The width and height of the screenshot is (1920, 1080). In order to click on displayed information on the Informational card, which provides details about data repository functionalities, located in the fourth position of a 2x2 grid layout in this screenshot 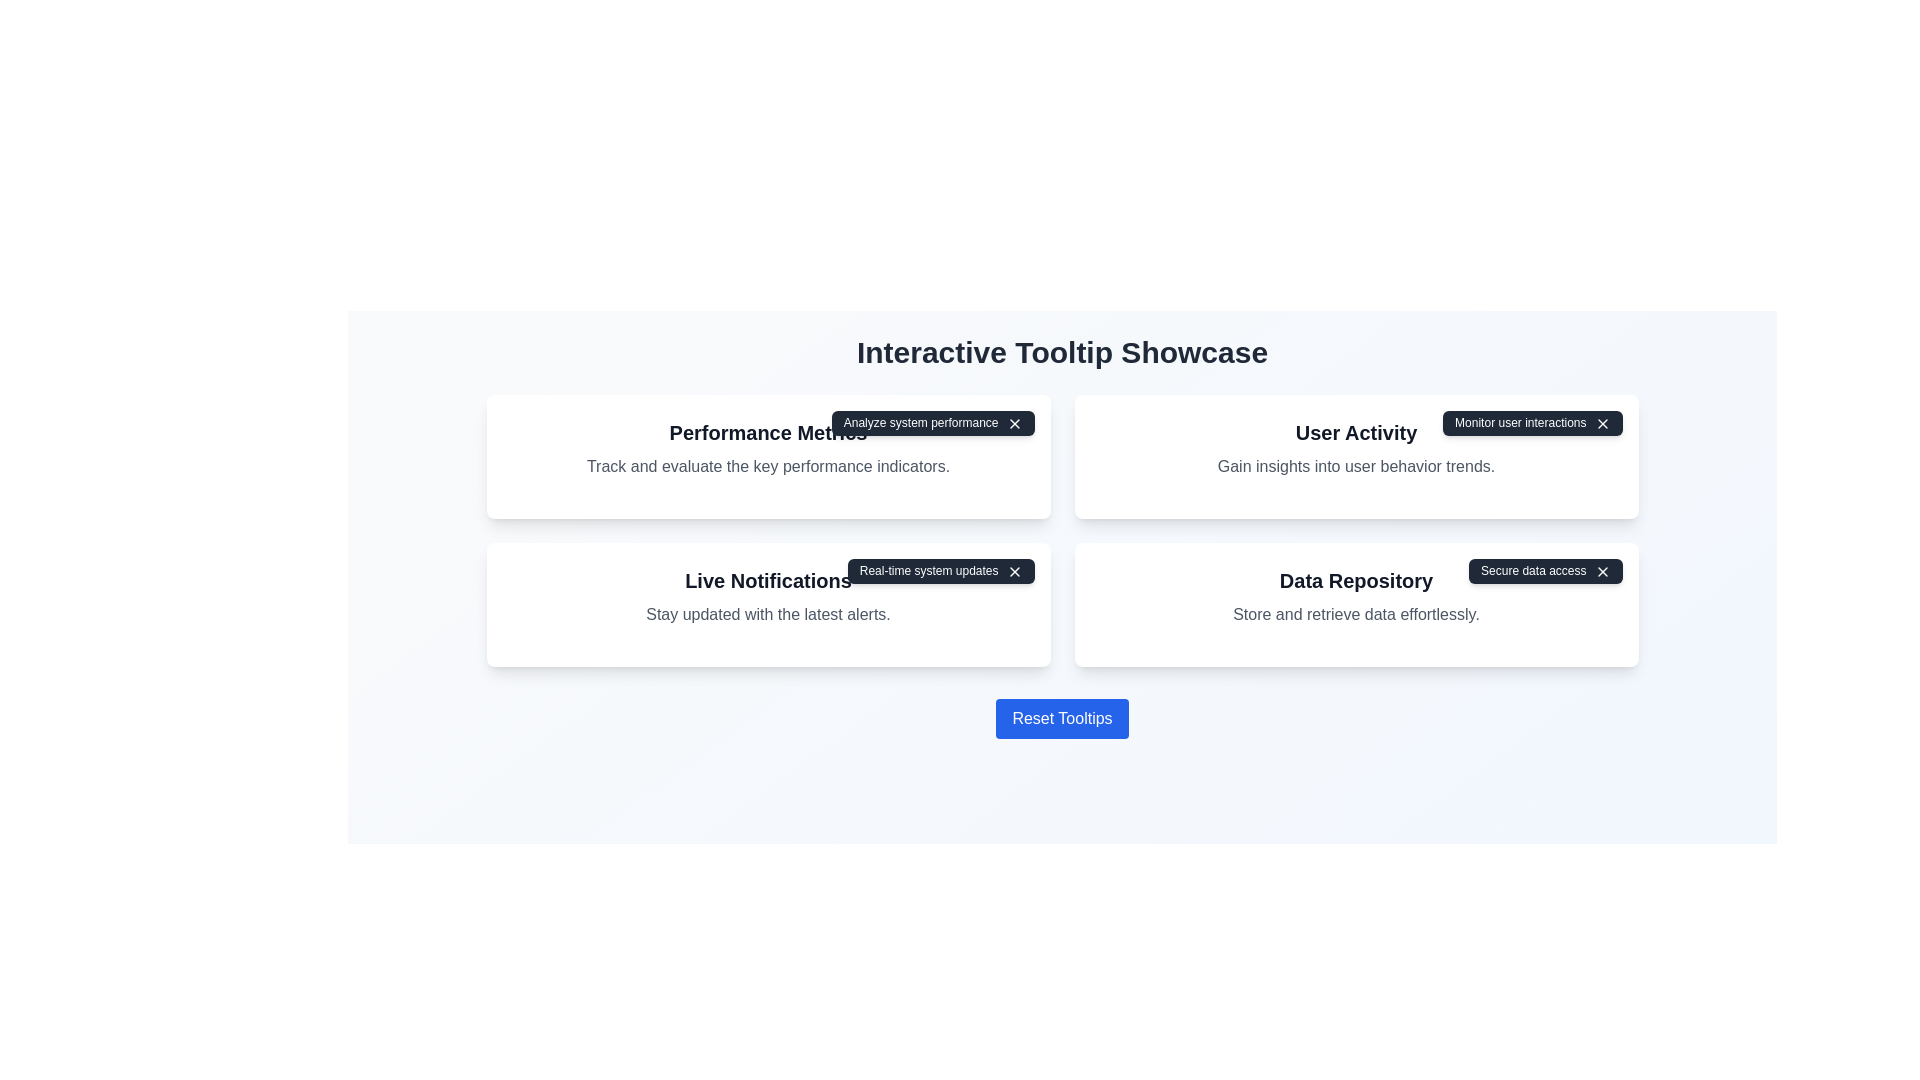, I will do `click(1356, 604)`.